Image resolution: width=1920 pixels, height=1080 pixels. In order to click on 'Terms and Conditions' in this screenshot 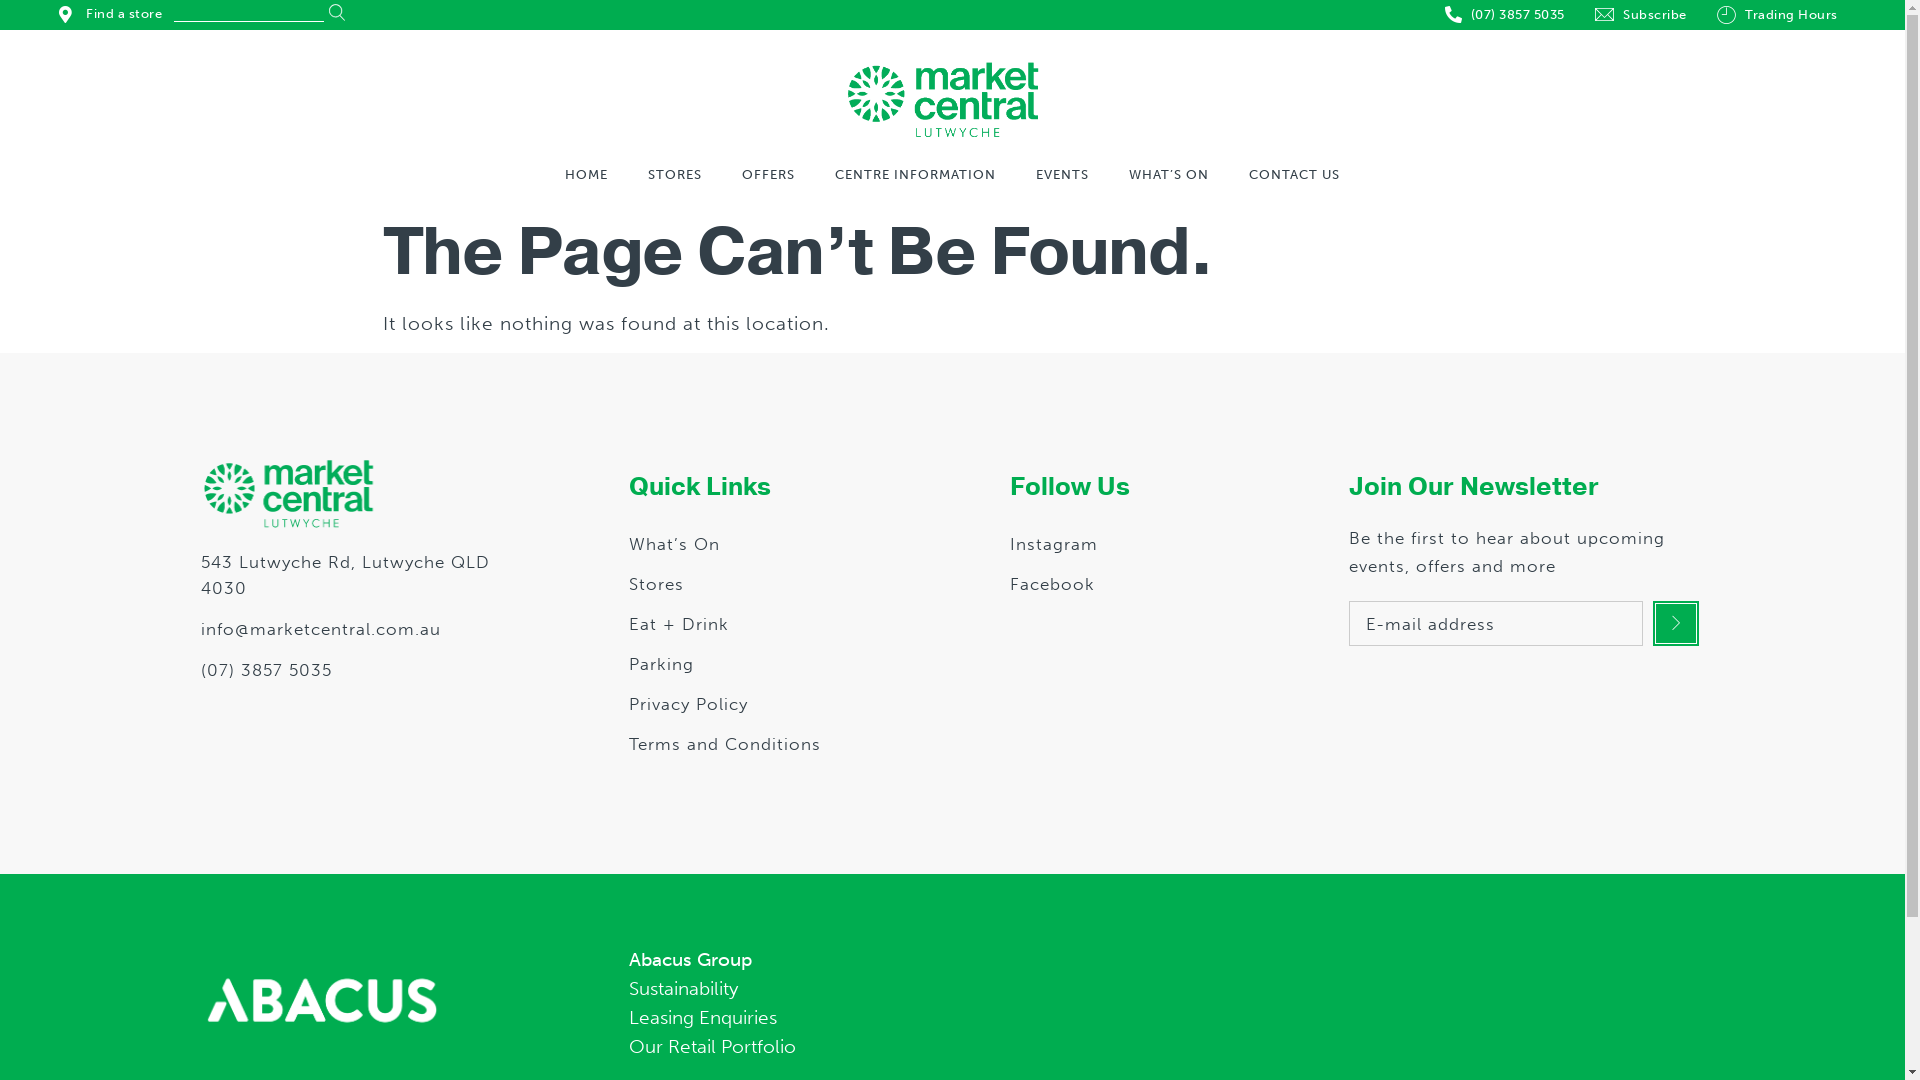, I will do `click(723, 744)`.